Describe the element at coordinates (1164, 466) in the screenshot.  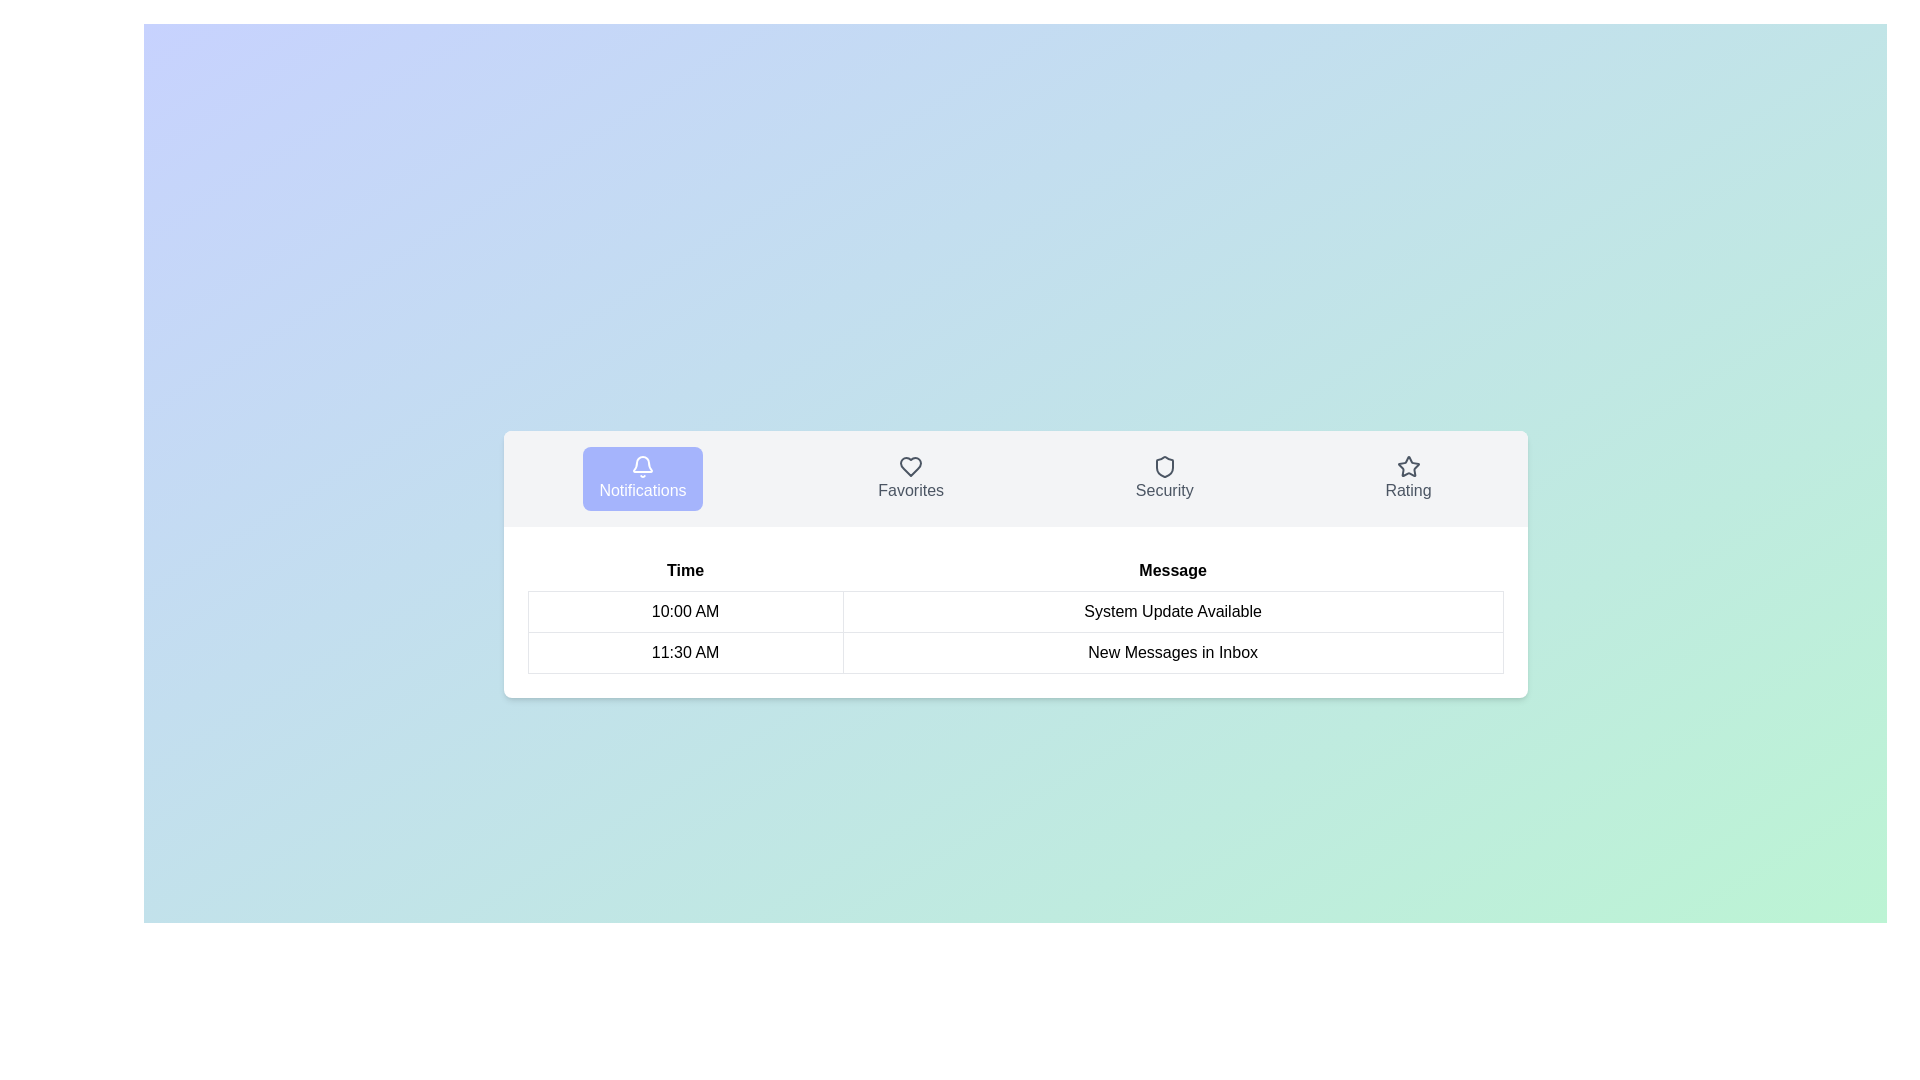
I see `the shield icon representing the 'Security' section` at that location.